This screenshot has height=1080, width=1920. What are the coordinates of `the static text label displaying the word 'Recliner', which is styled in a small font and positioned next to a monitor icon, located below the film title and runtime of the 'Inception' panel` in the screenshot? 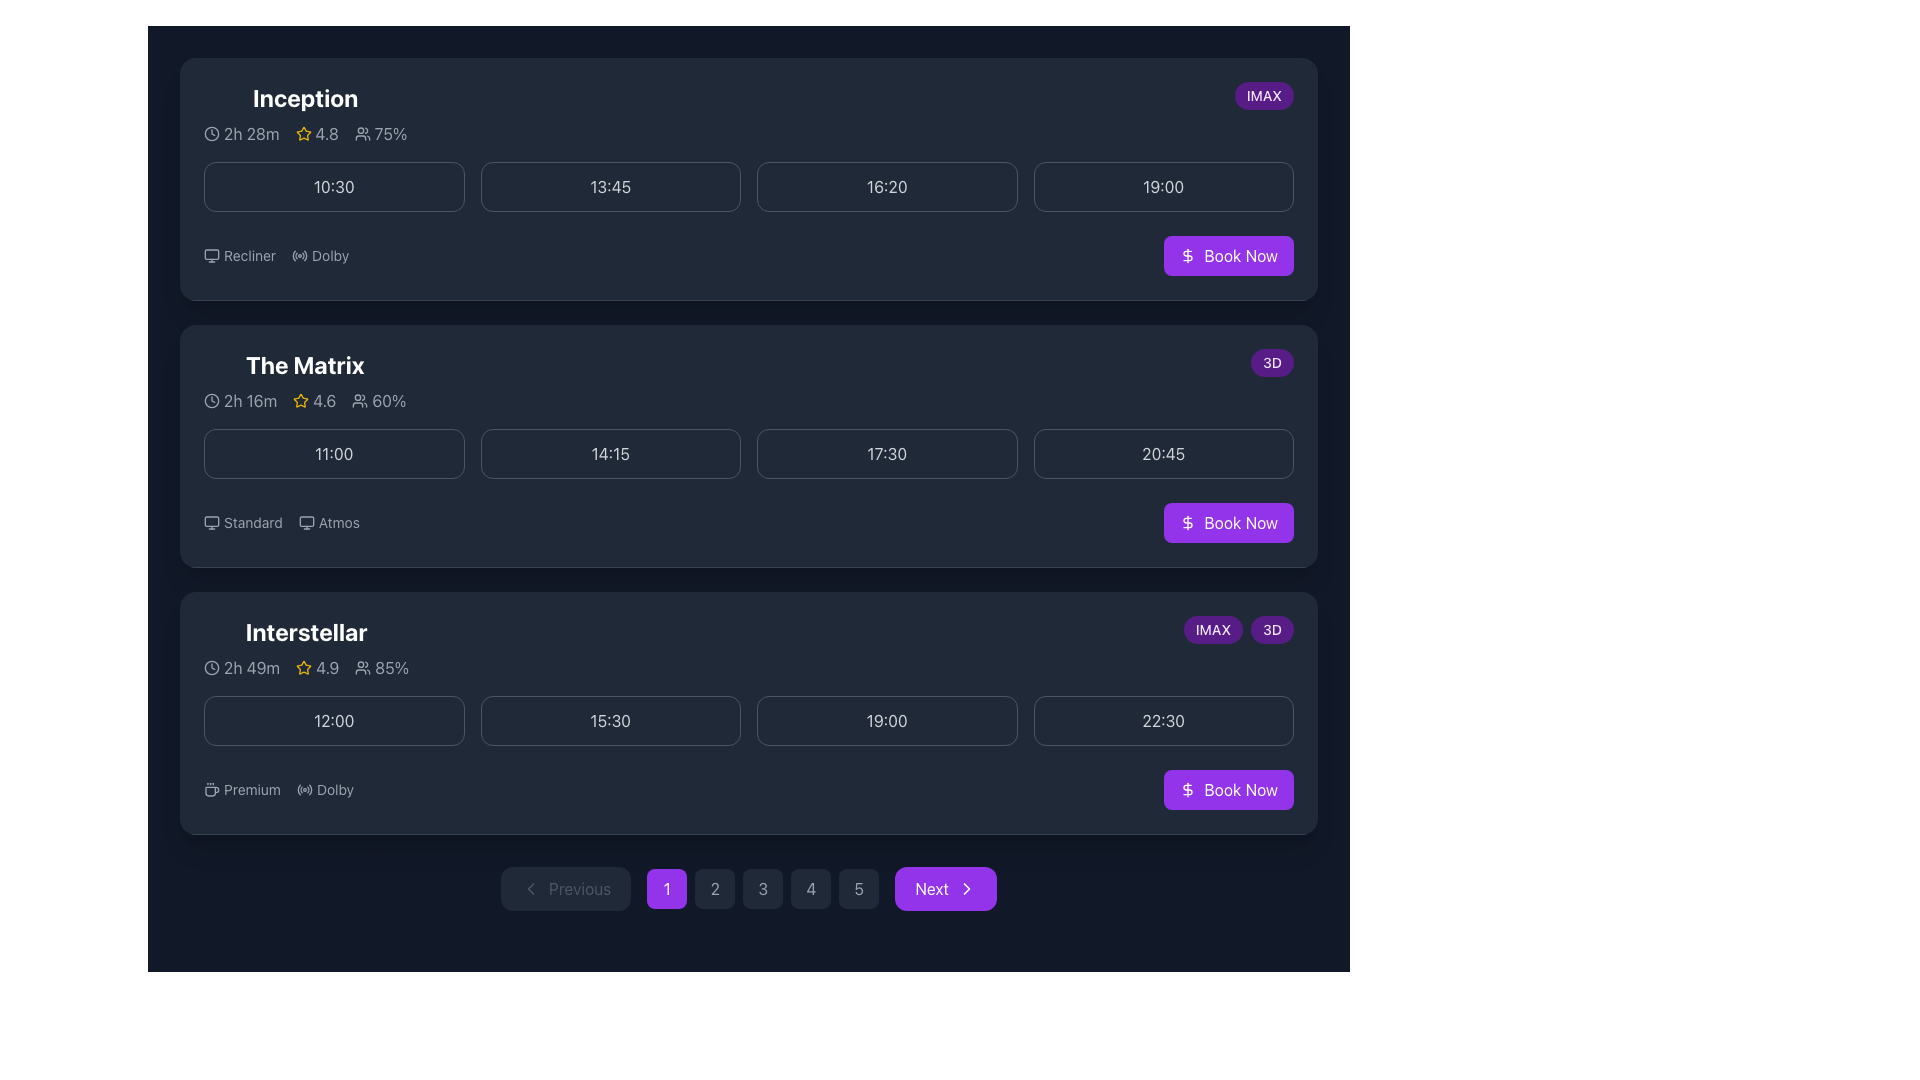 It's located at (248, 254).